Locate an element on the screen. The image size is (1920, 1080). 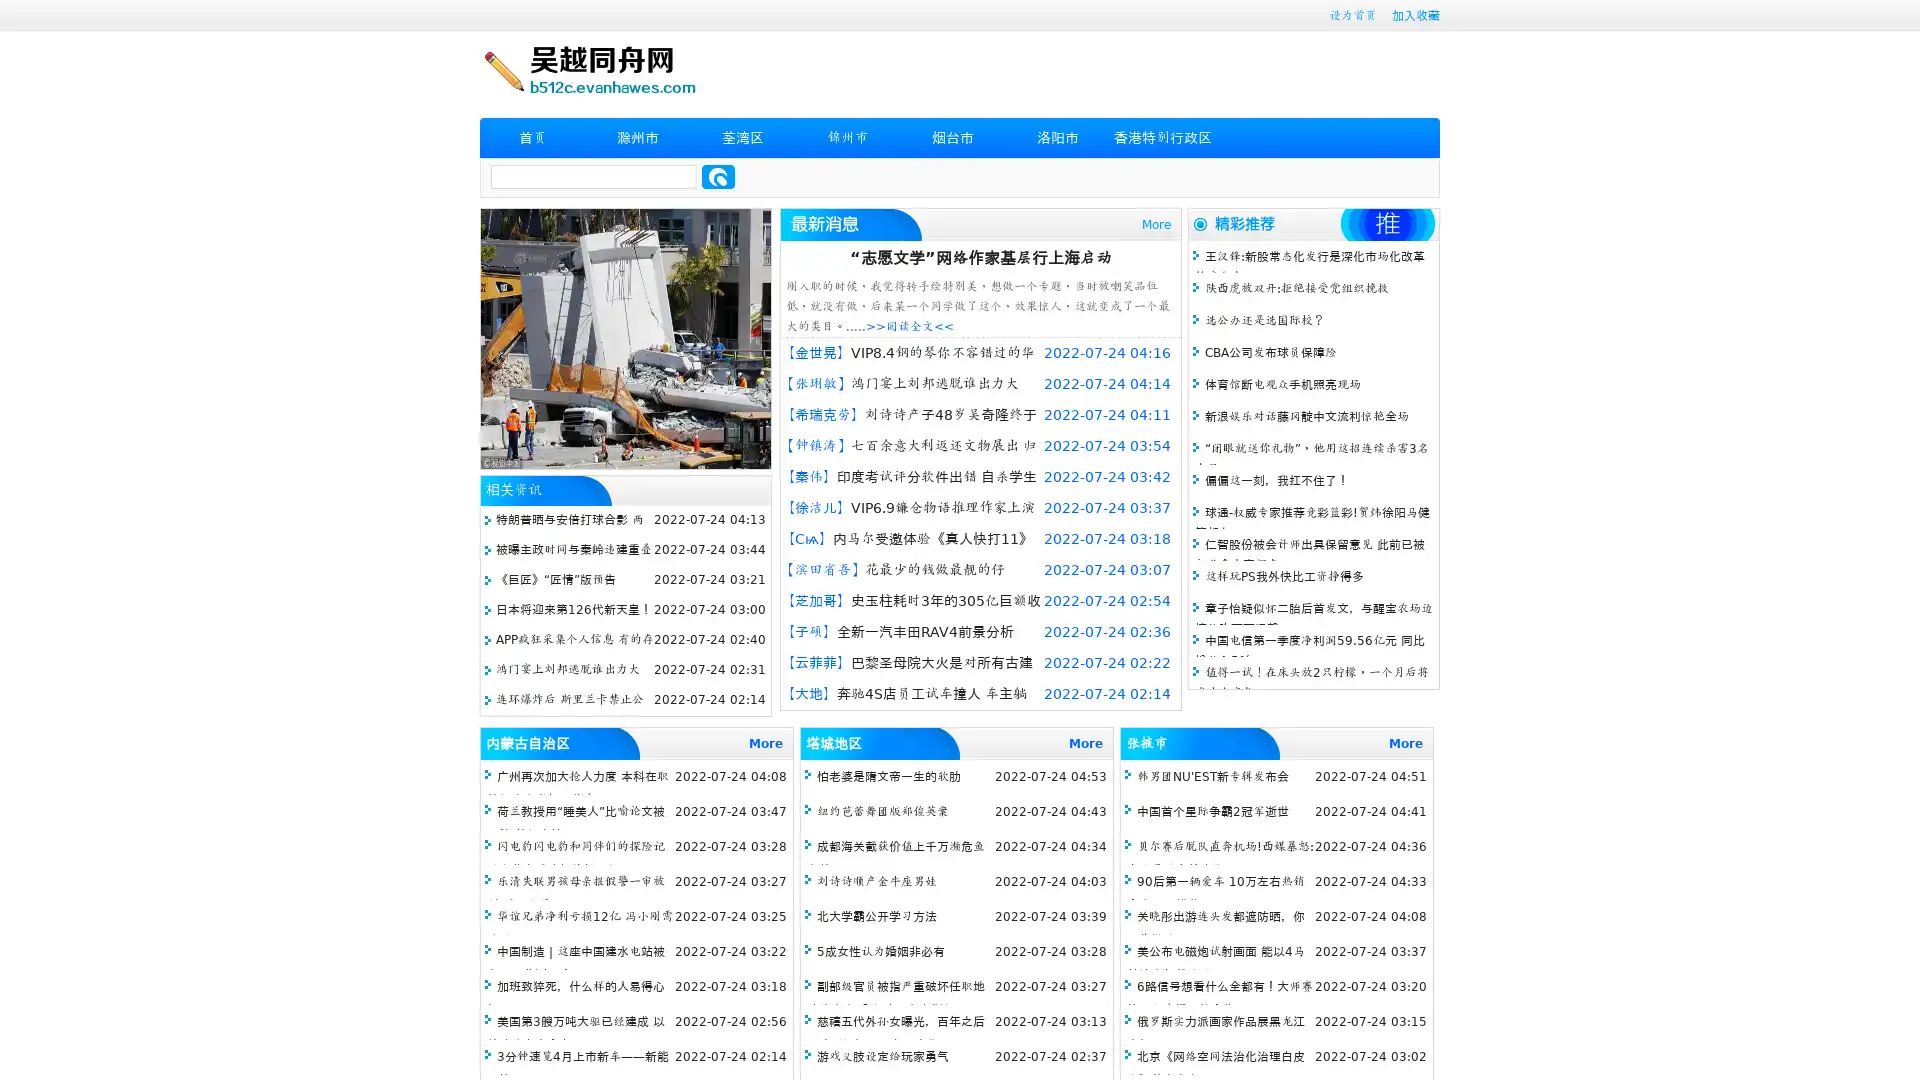
Search is located at coordinates (718, 176).